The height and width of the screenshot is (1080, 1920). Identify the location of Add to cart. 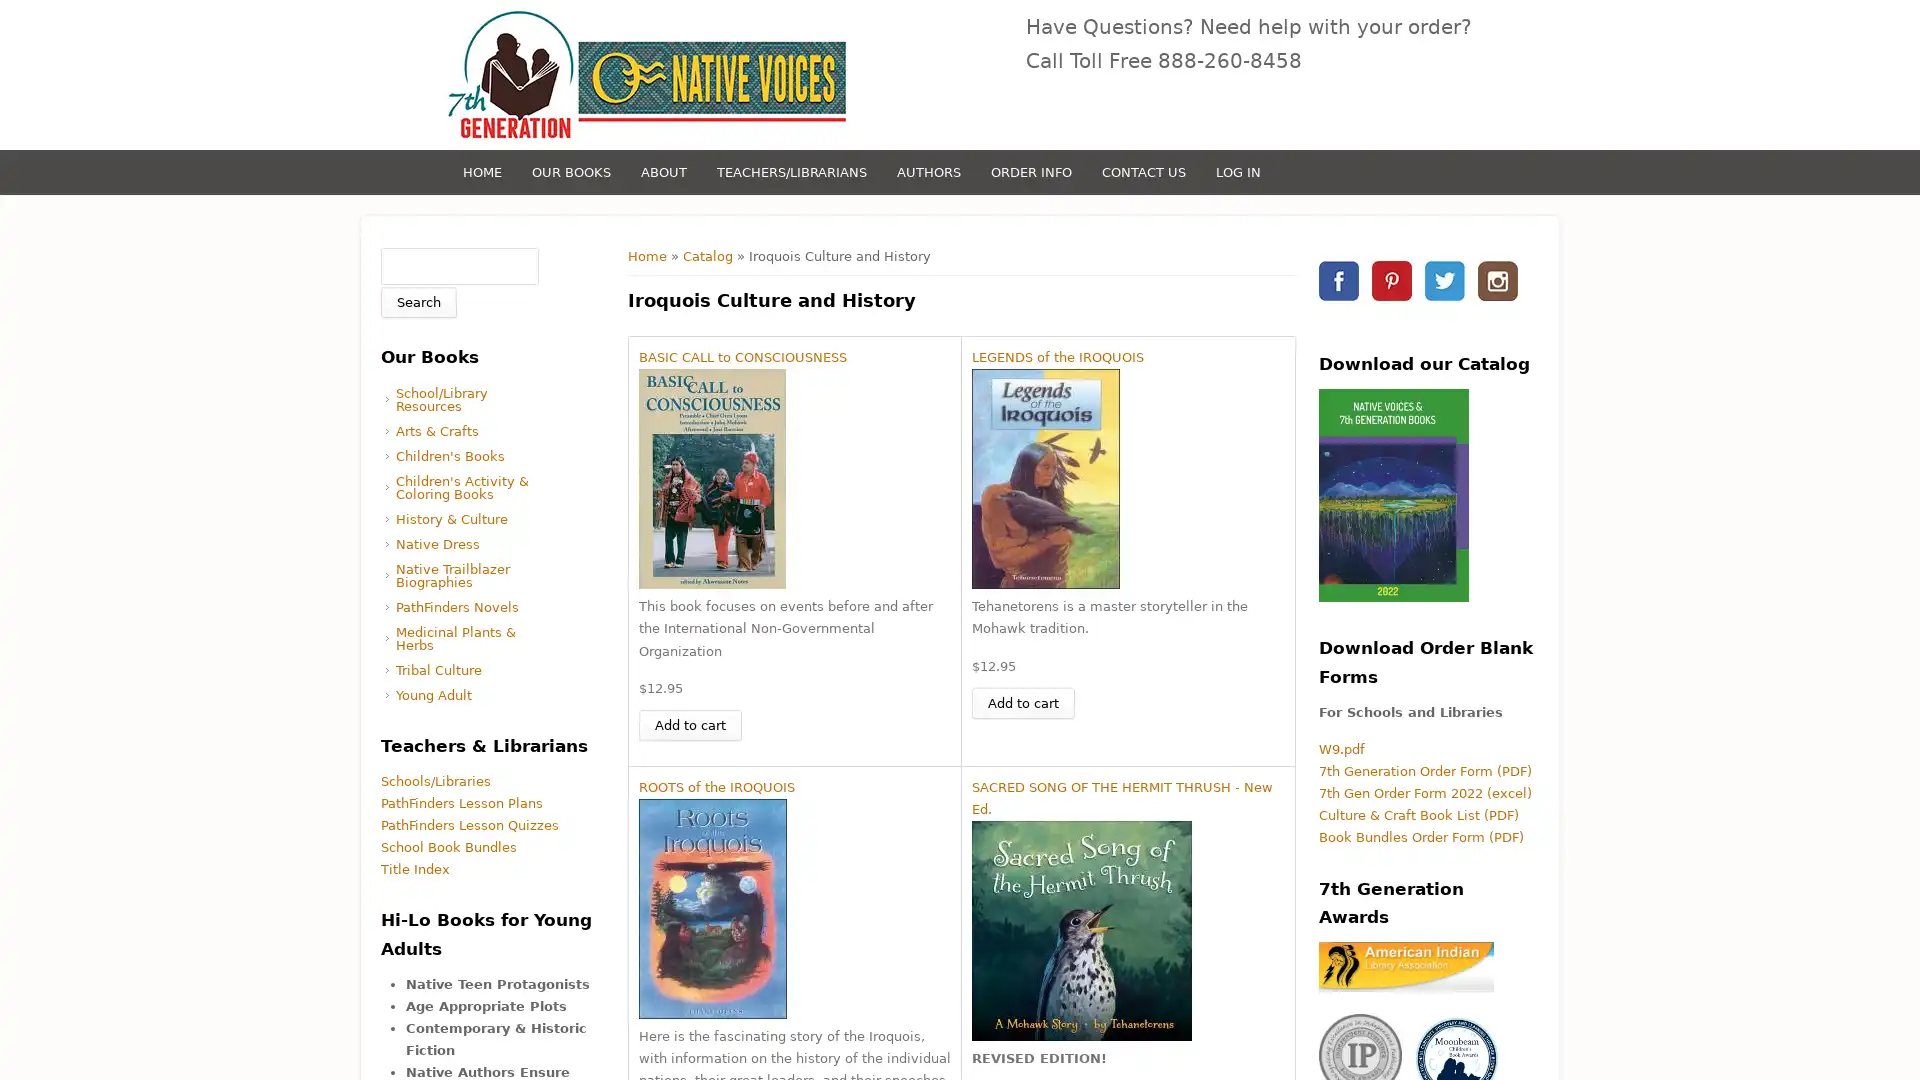
(690, 724).